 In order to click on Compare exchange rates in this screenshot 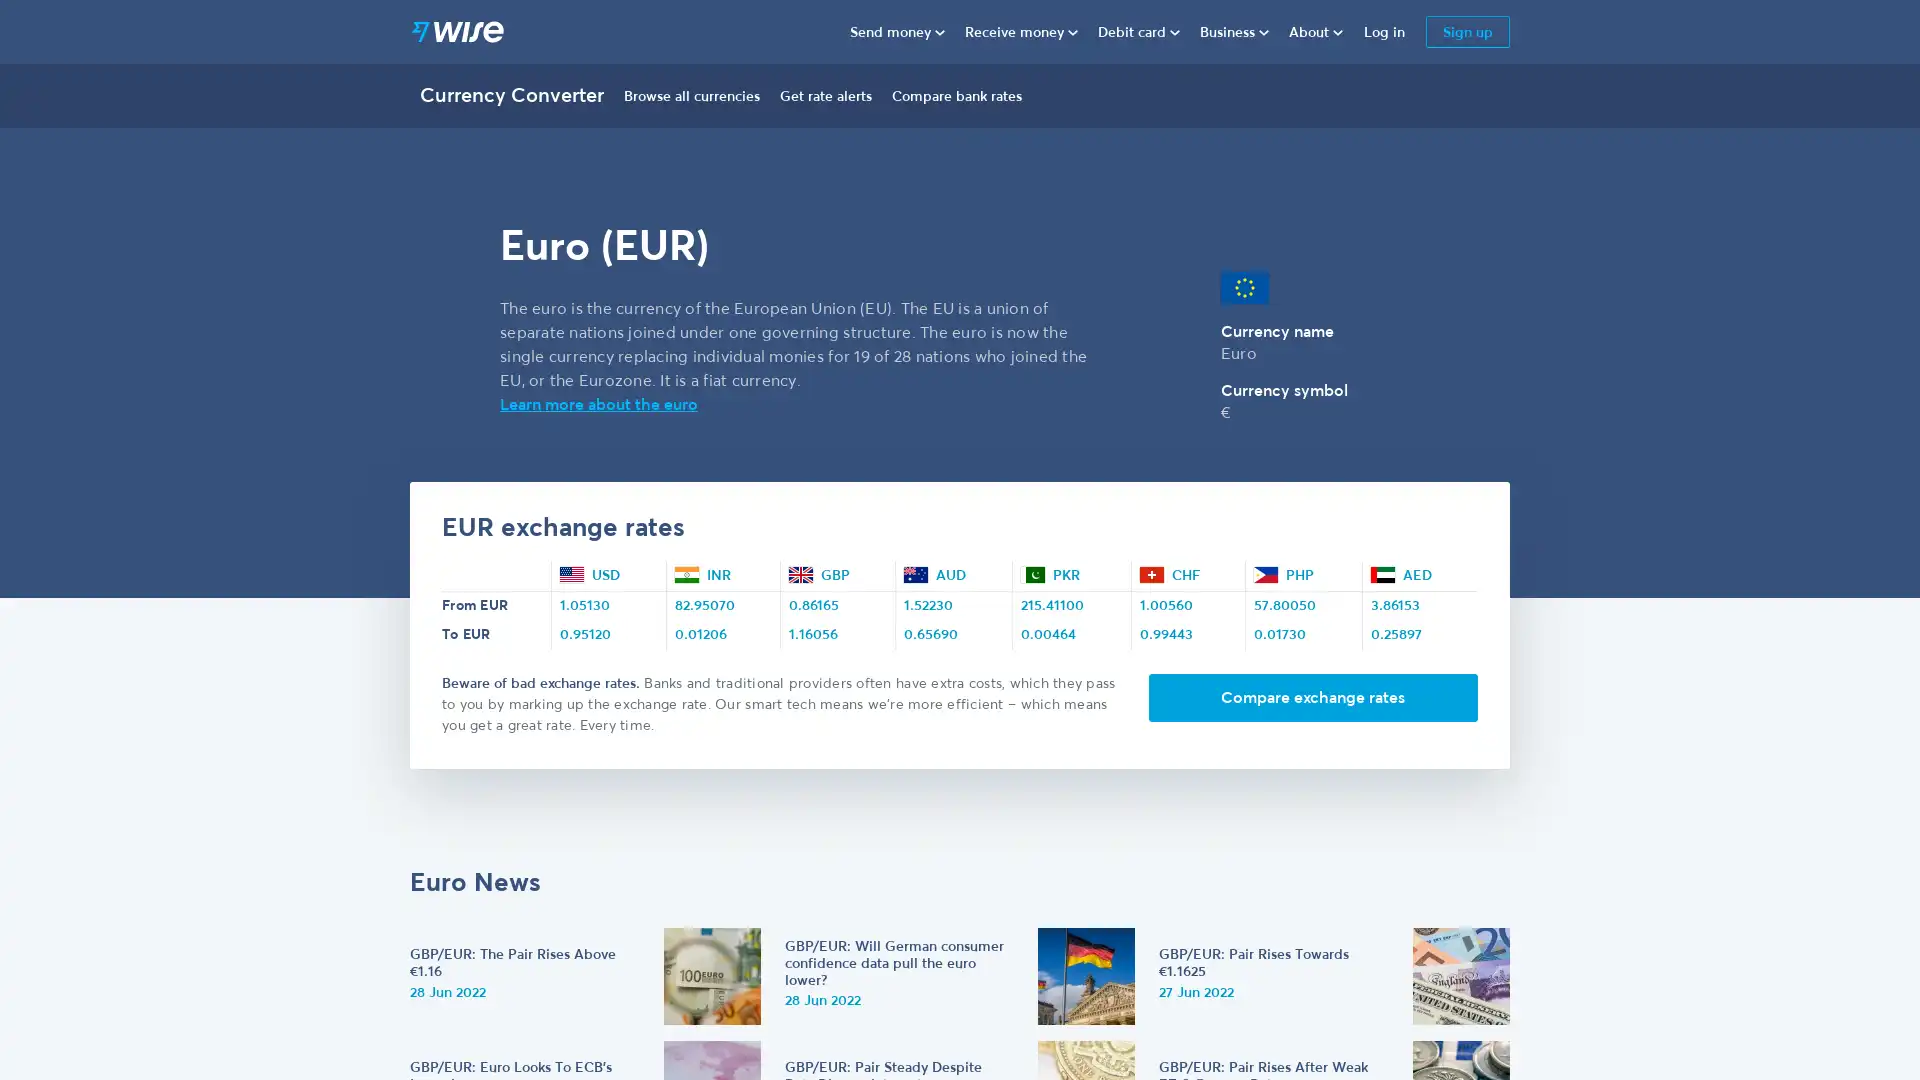, I will do `click(1312, 696)`.